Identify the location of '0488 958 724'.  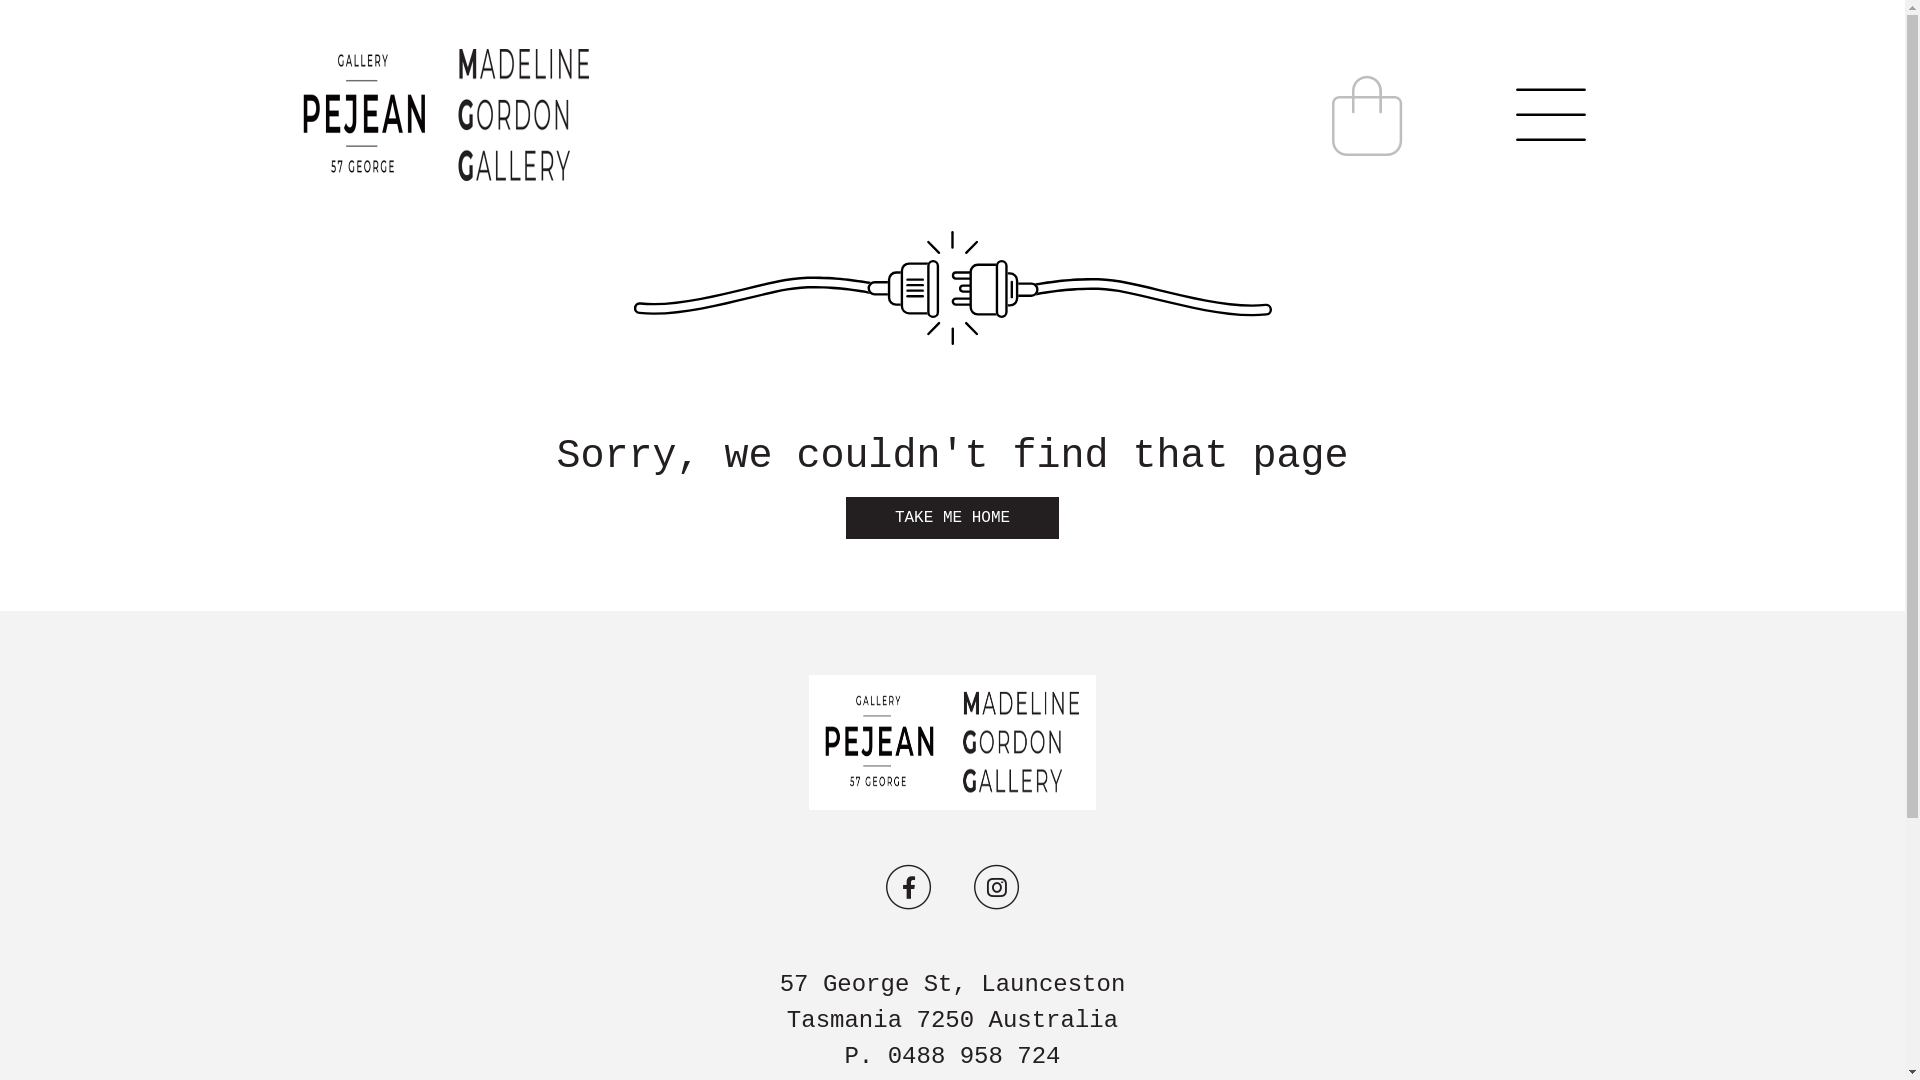
(974, 1055).